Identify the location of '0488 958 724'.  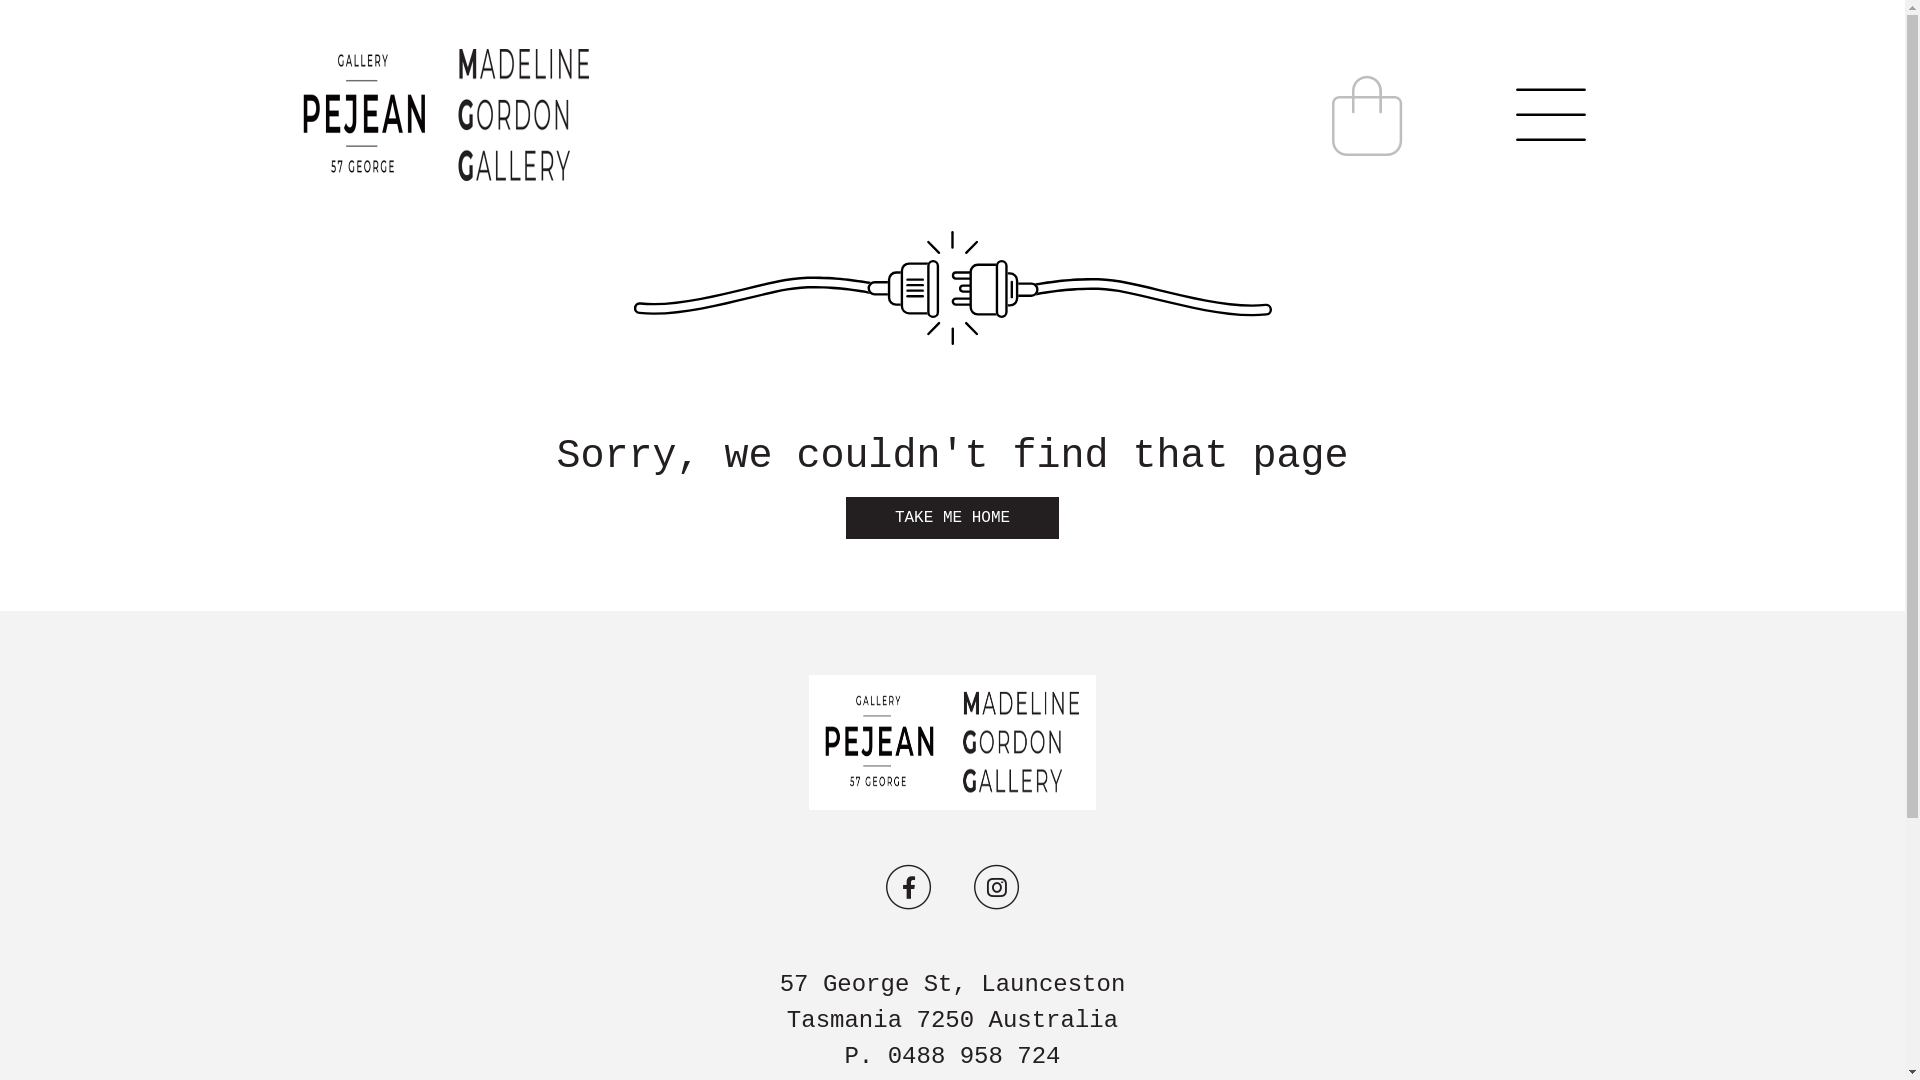
(974, 1055).